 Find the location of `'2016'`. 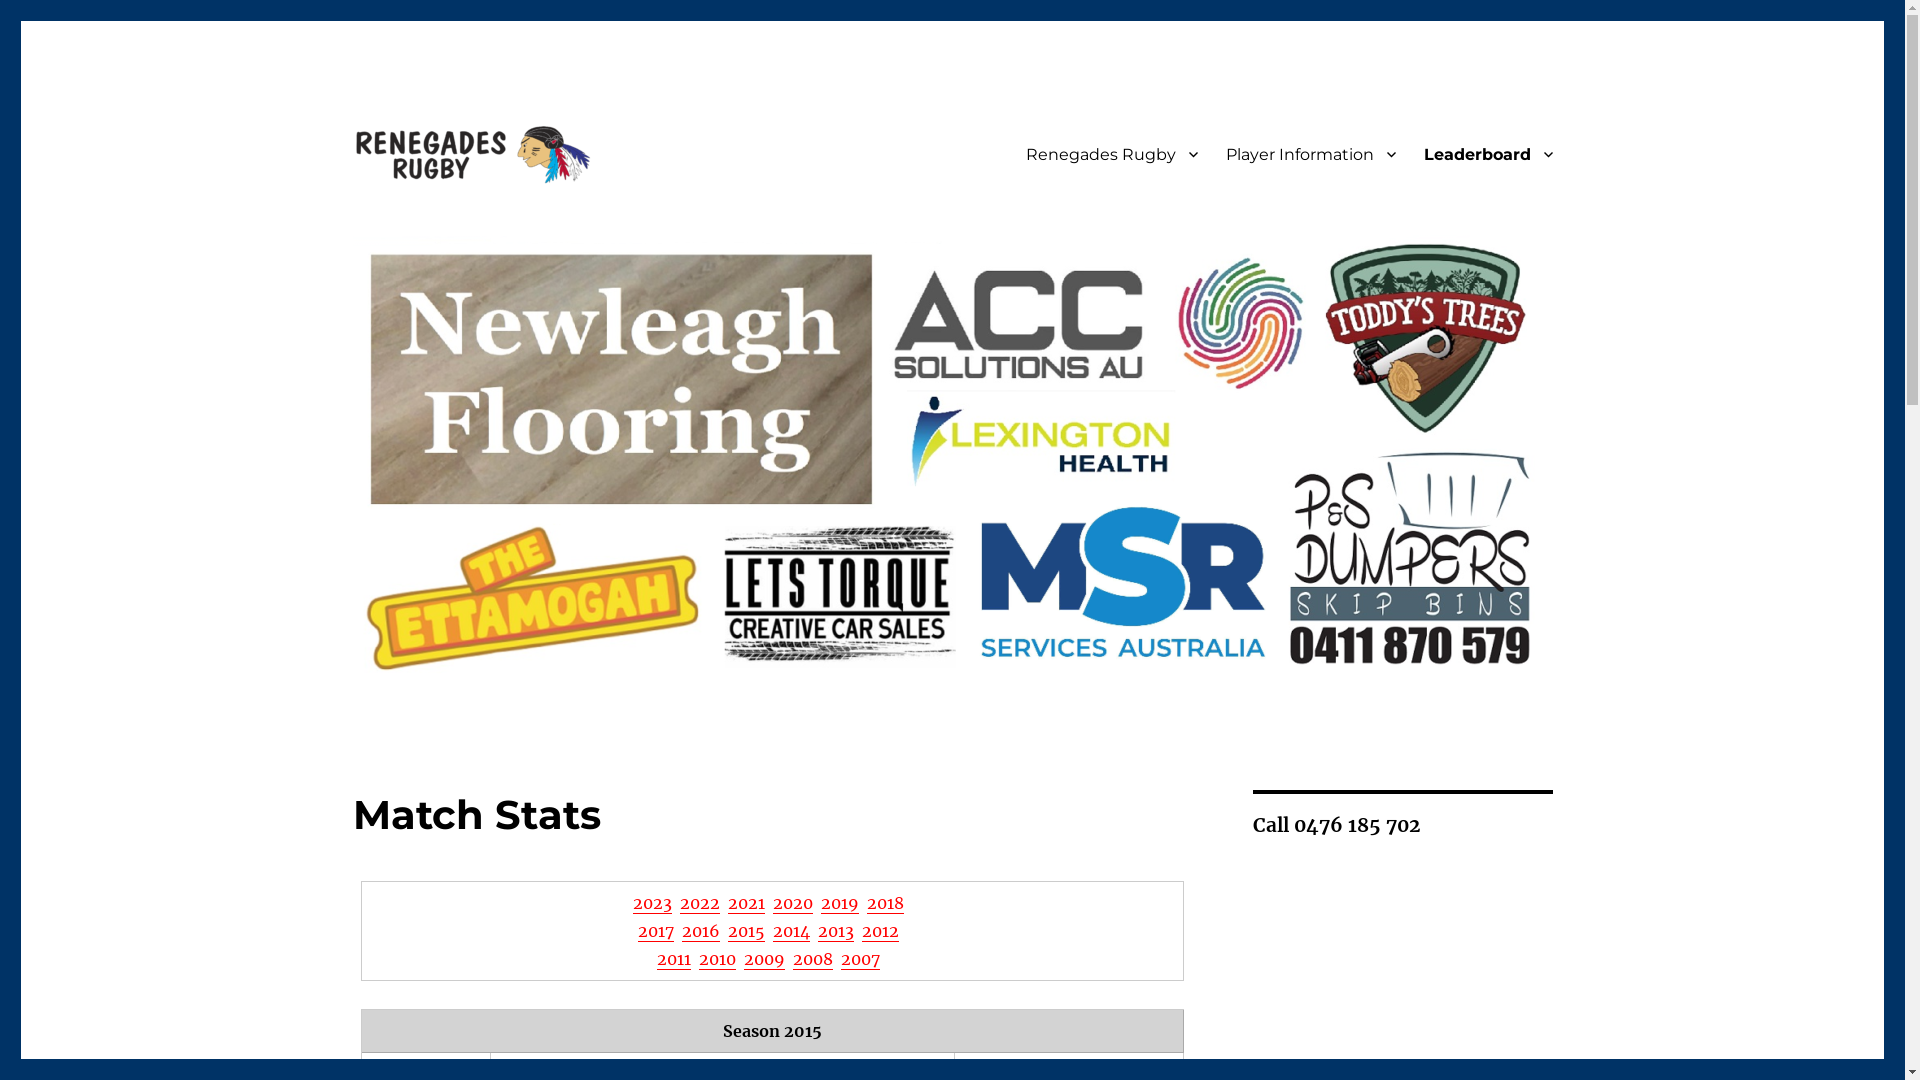

'2016' is located at coordinates (700, 930).